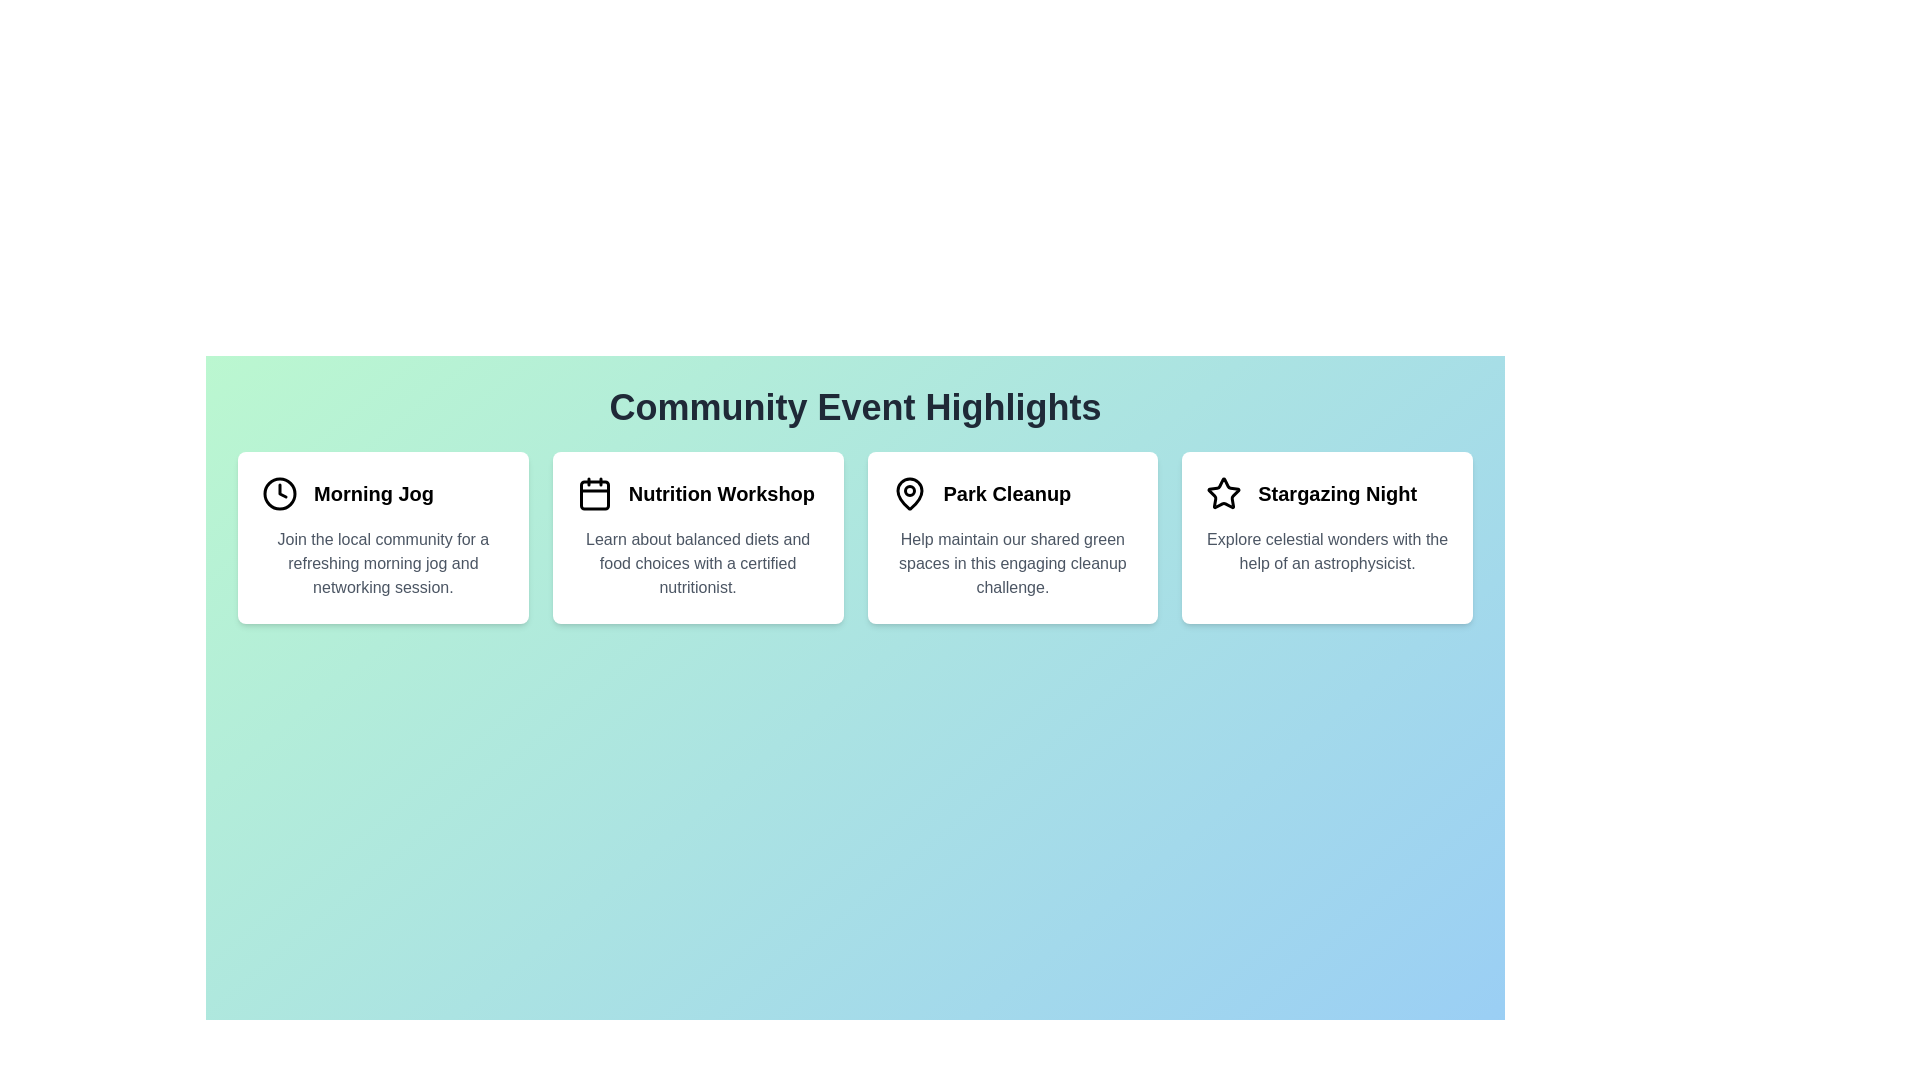  I want to click on the map pin icon graphic located in the upper-left section of the 'Park Cleanup' card, which serves as a location indicator, so click(908, 493).